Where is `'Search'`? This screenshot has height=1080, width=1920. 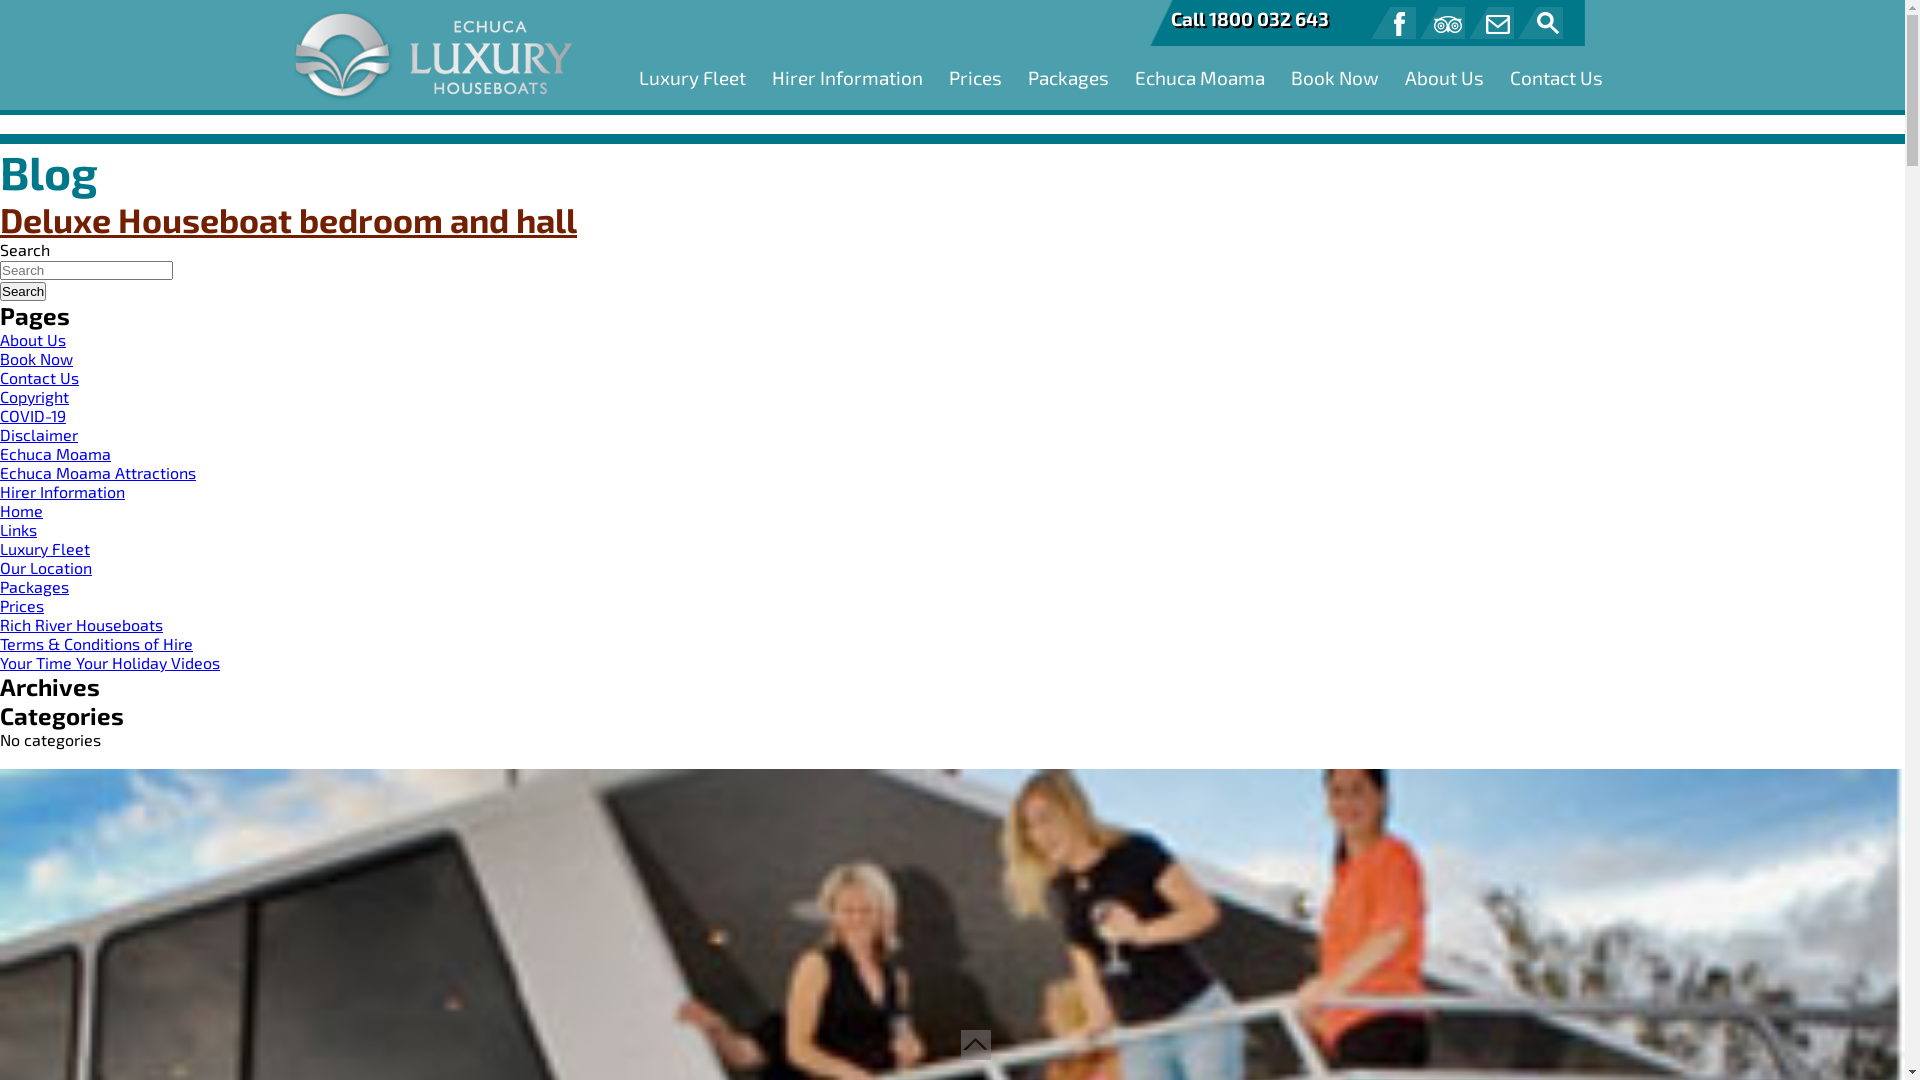 'Search' is located at coordinates (23, 291).